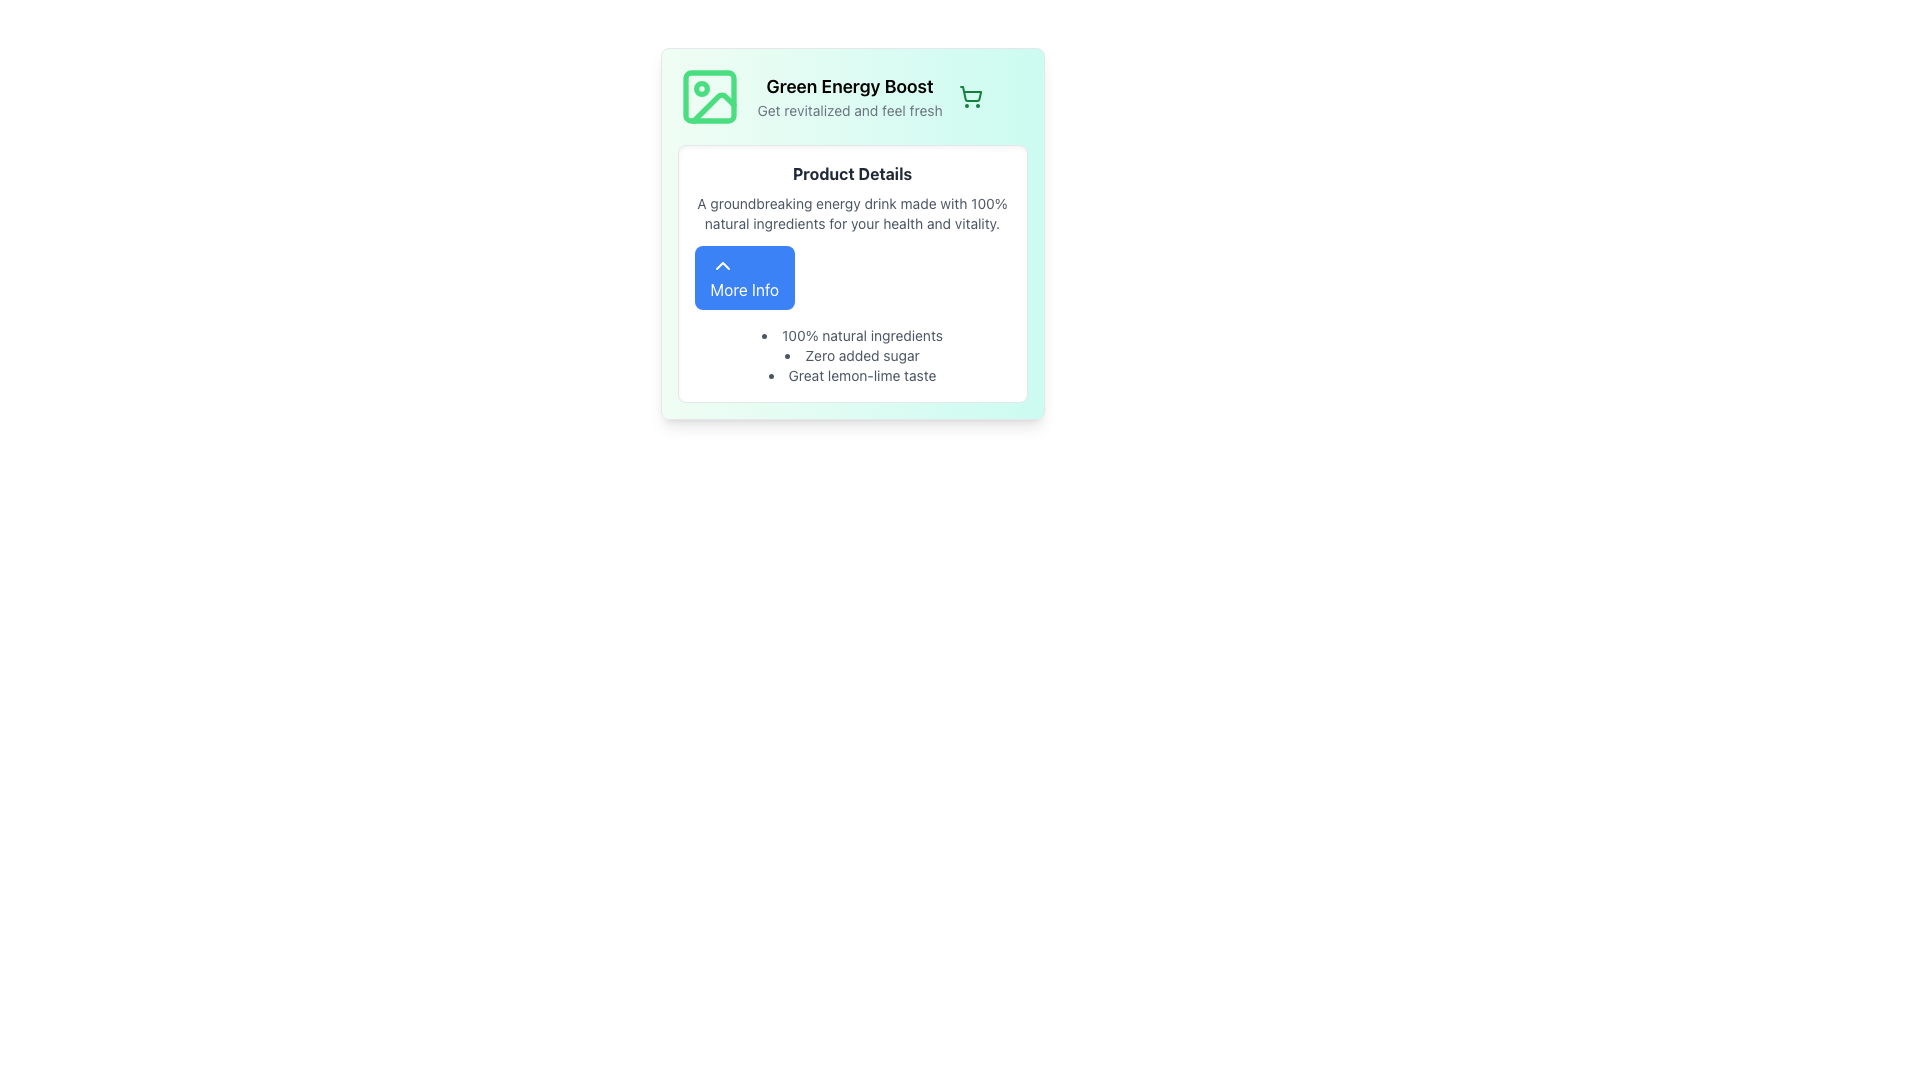  I want to click on the shopping icon located on the right side of the top section, adjacent to the title 'Green Energy Boost', so click(970, 96).